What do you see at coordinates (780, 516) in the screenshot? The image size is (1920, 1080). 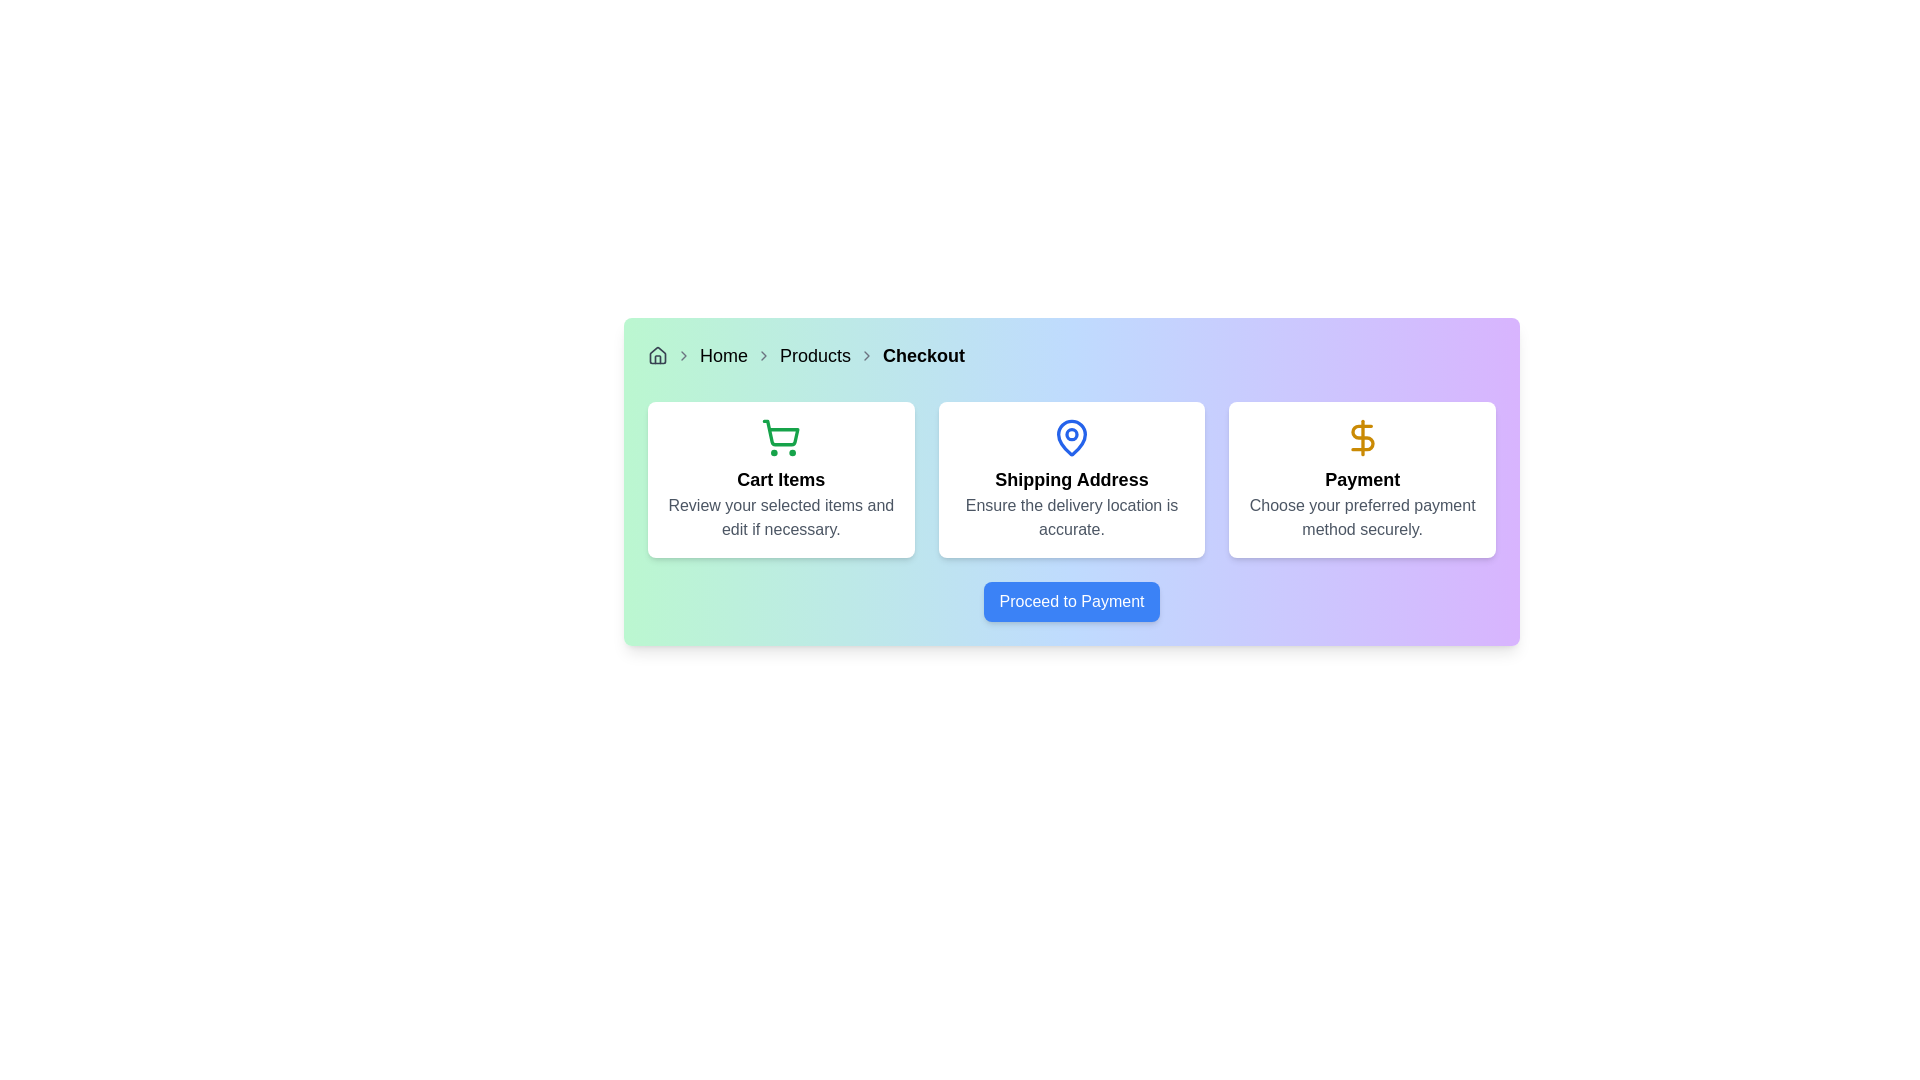 I see `the text label that displays 'Review your selected items and edit if necessary.', which is located below the 'Cart Items' title and adjacent to the green shopping cart icon within the card interface` at bounding box center [780, 516].